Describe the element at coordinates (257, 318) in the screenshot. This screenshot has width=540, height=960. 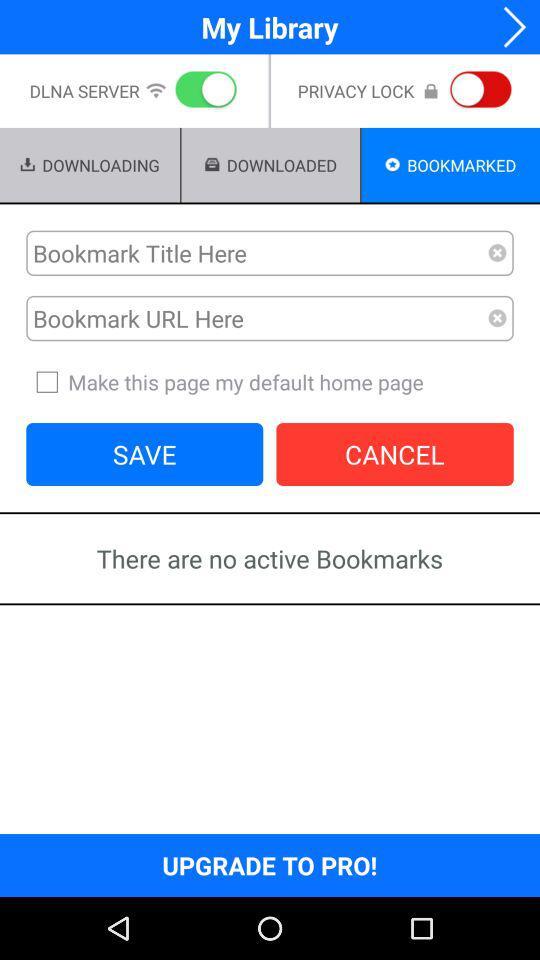
I see `url bookmark` at that location.